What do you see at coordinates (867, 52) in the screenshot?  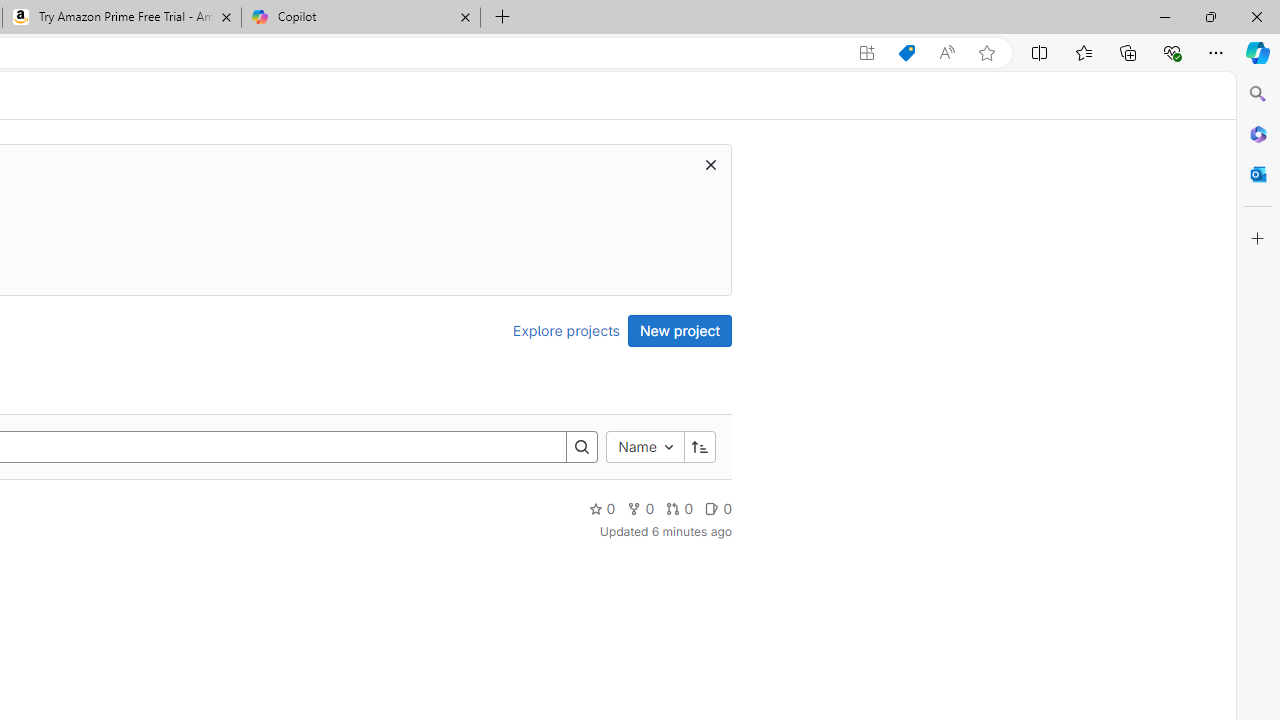 I see `'App available. Install GitLab'` at bounding box center [867, 52].